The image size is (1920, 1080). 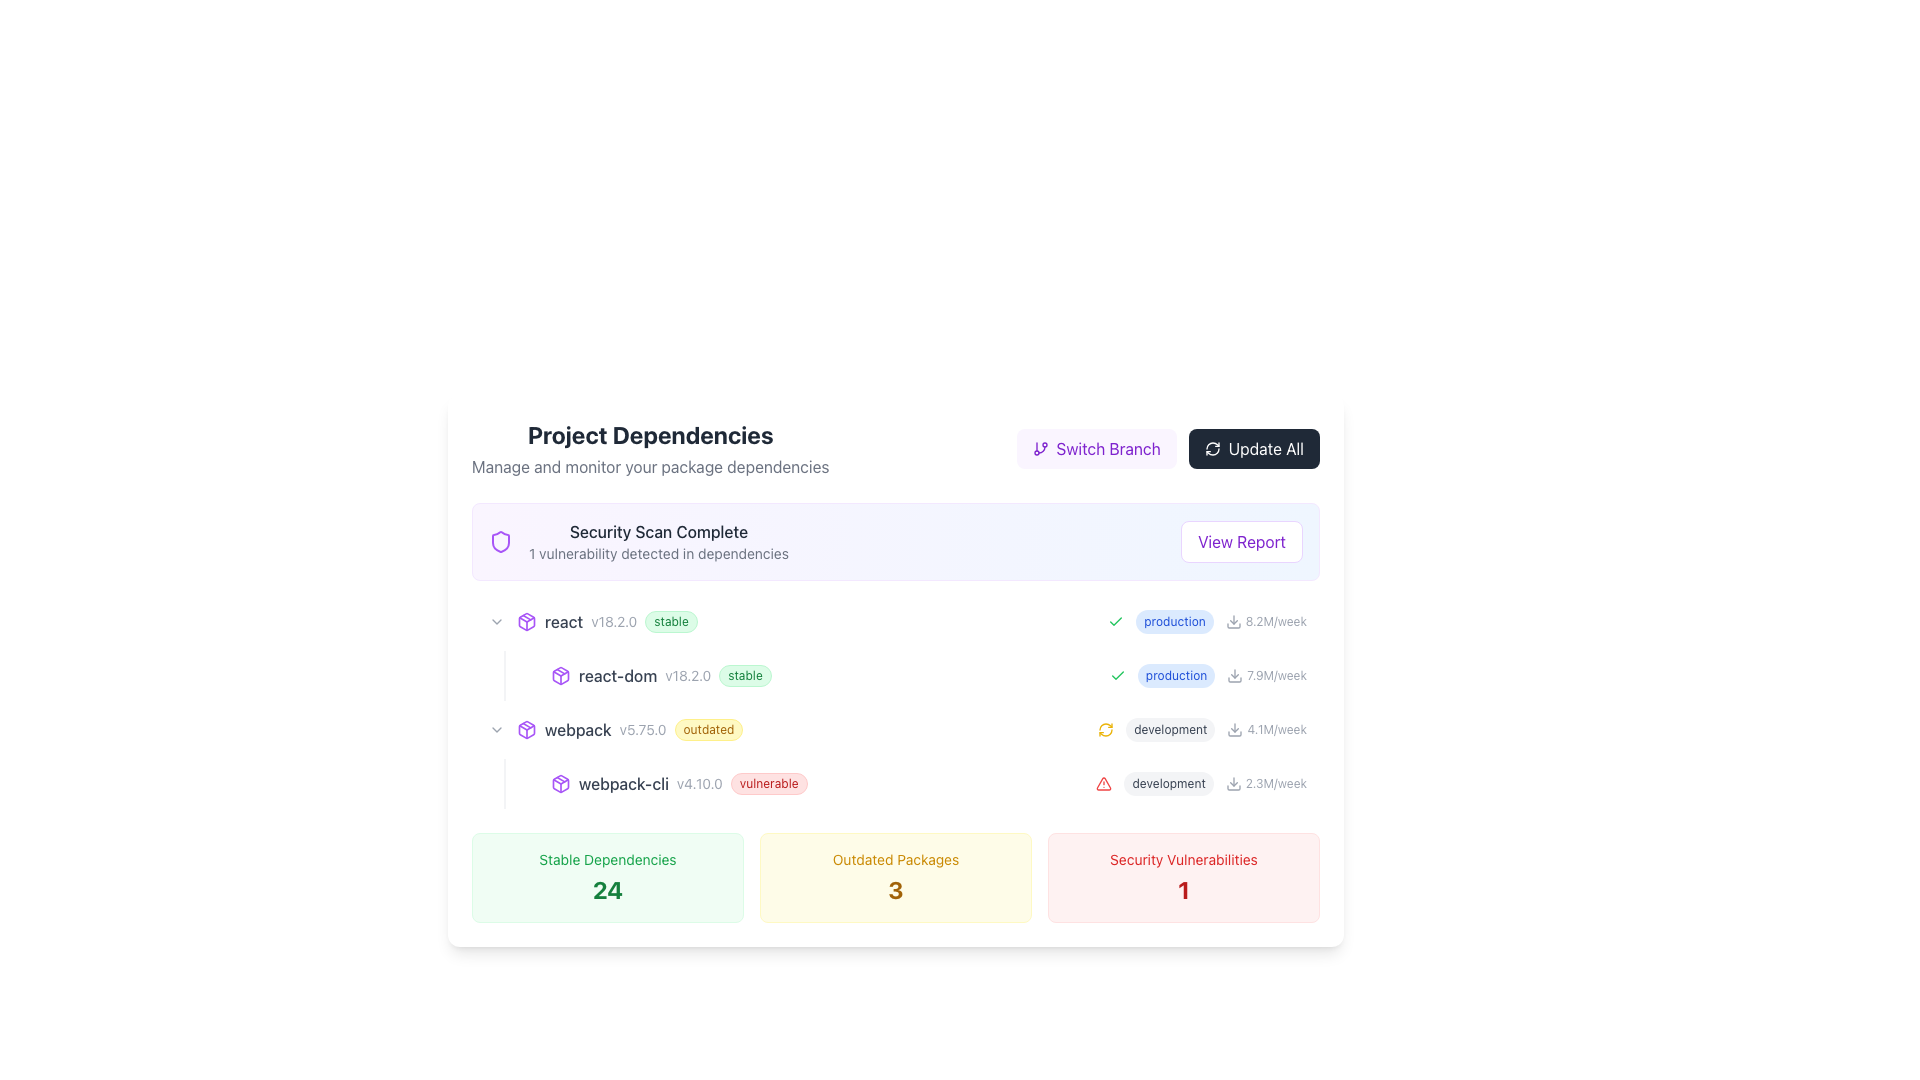 I want to click on the Text Label indicating the name of a dependency or package in the project's dependency list, so click(x=623, y=782).